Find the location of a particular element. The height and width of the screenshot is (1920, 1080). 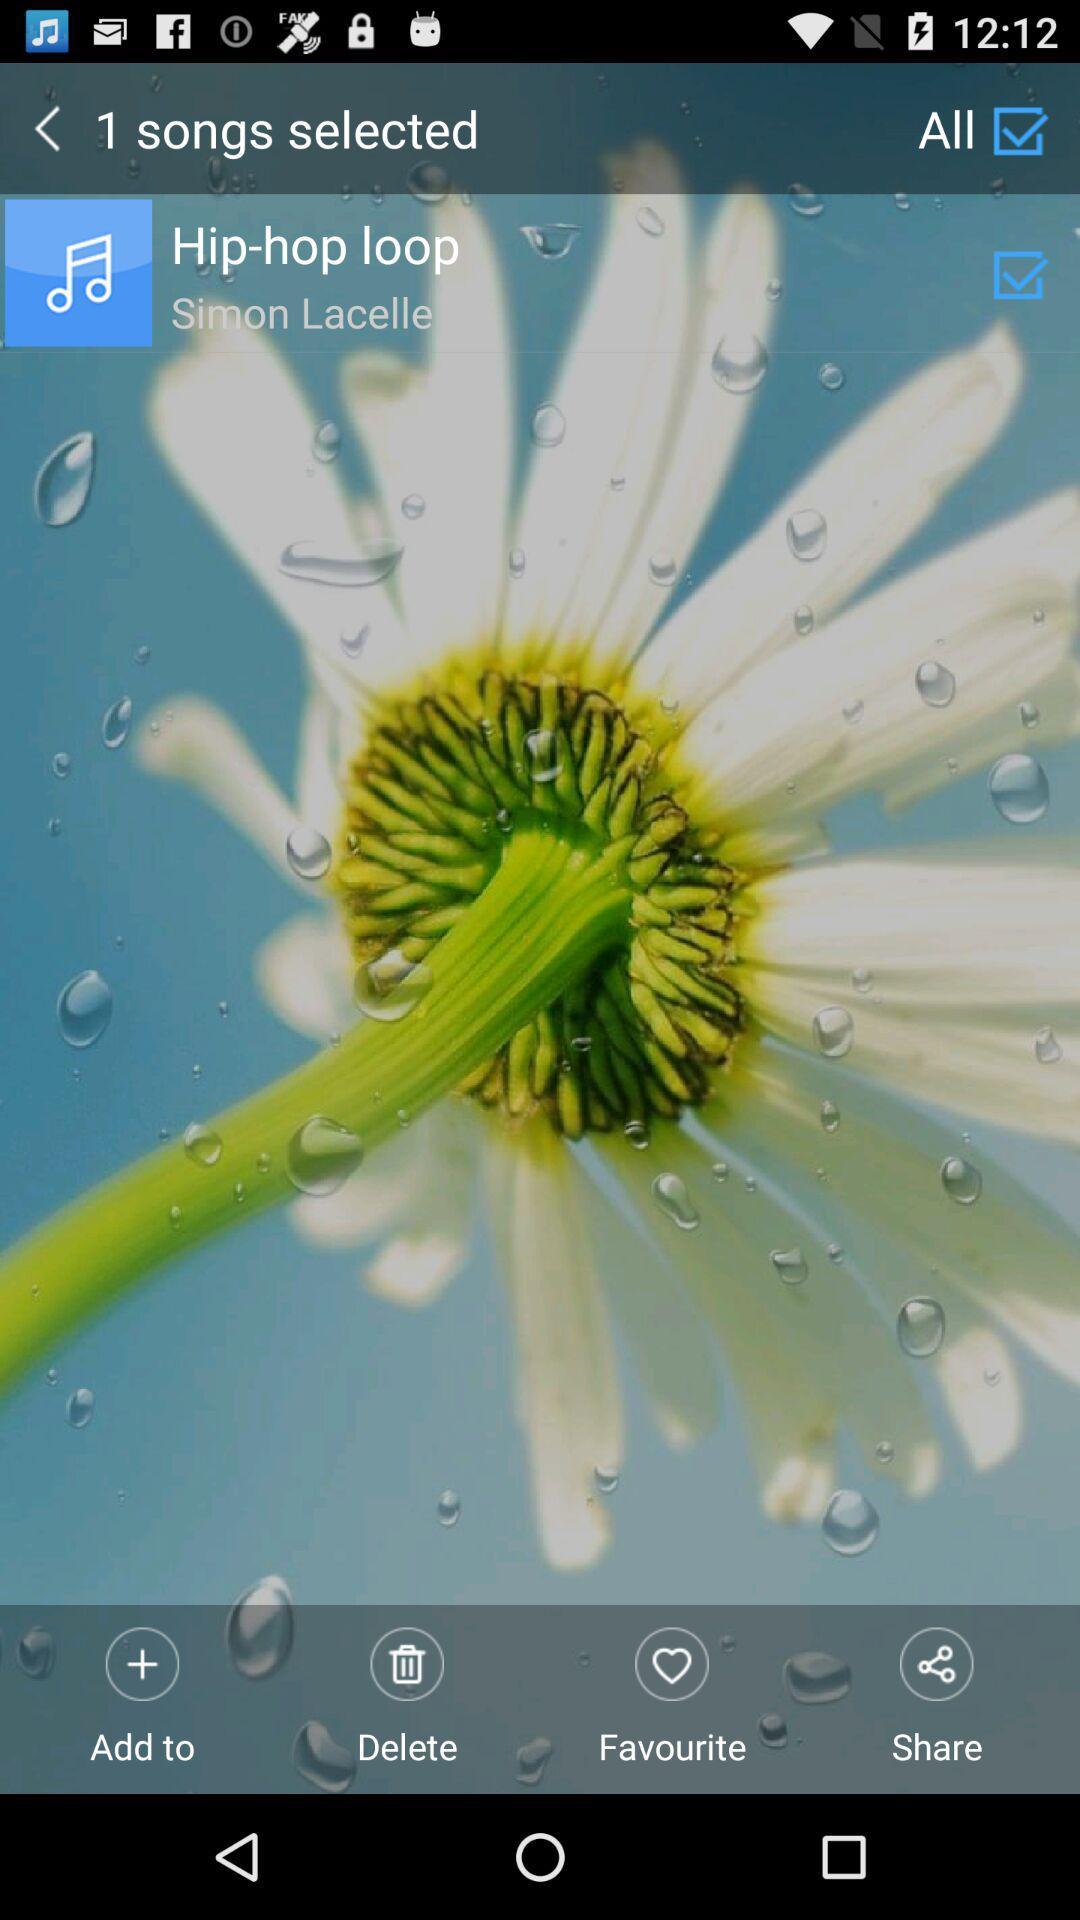

the item to the right of favourite icon is located at coordinates (937, 1698).